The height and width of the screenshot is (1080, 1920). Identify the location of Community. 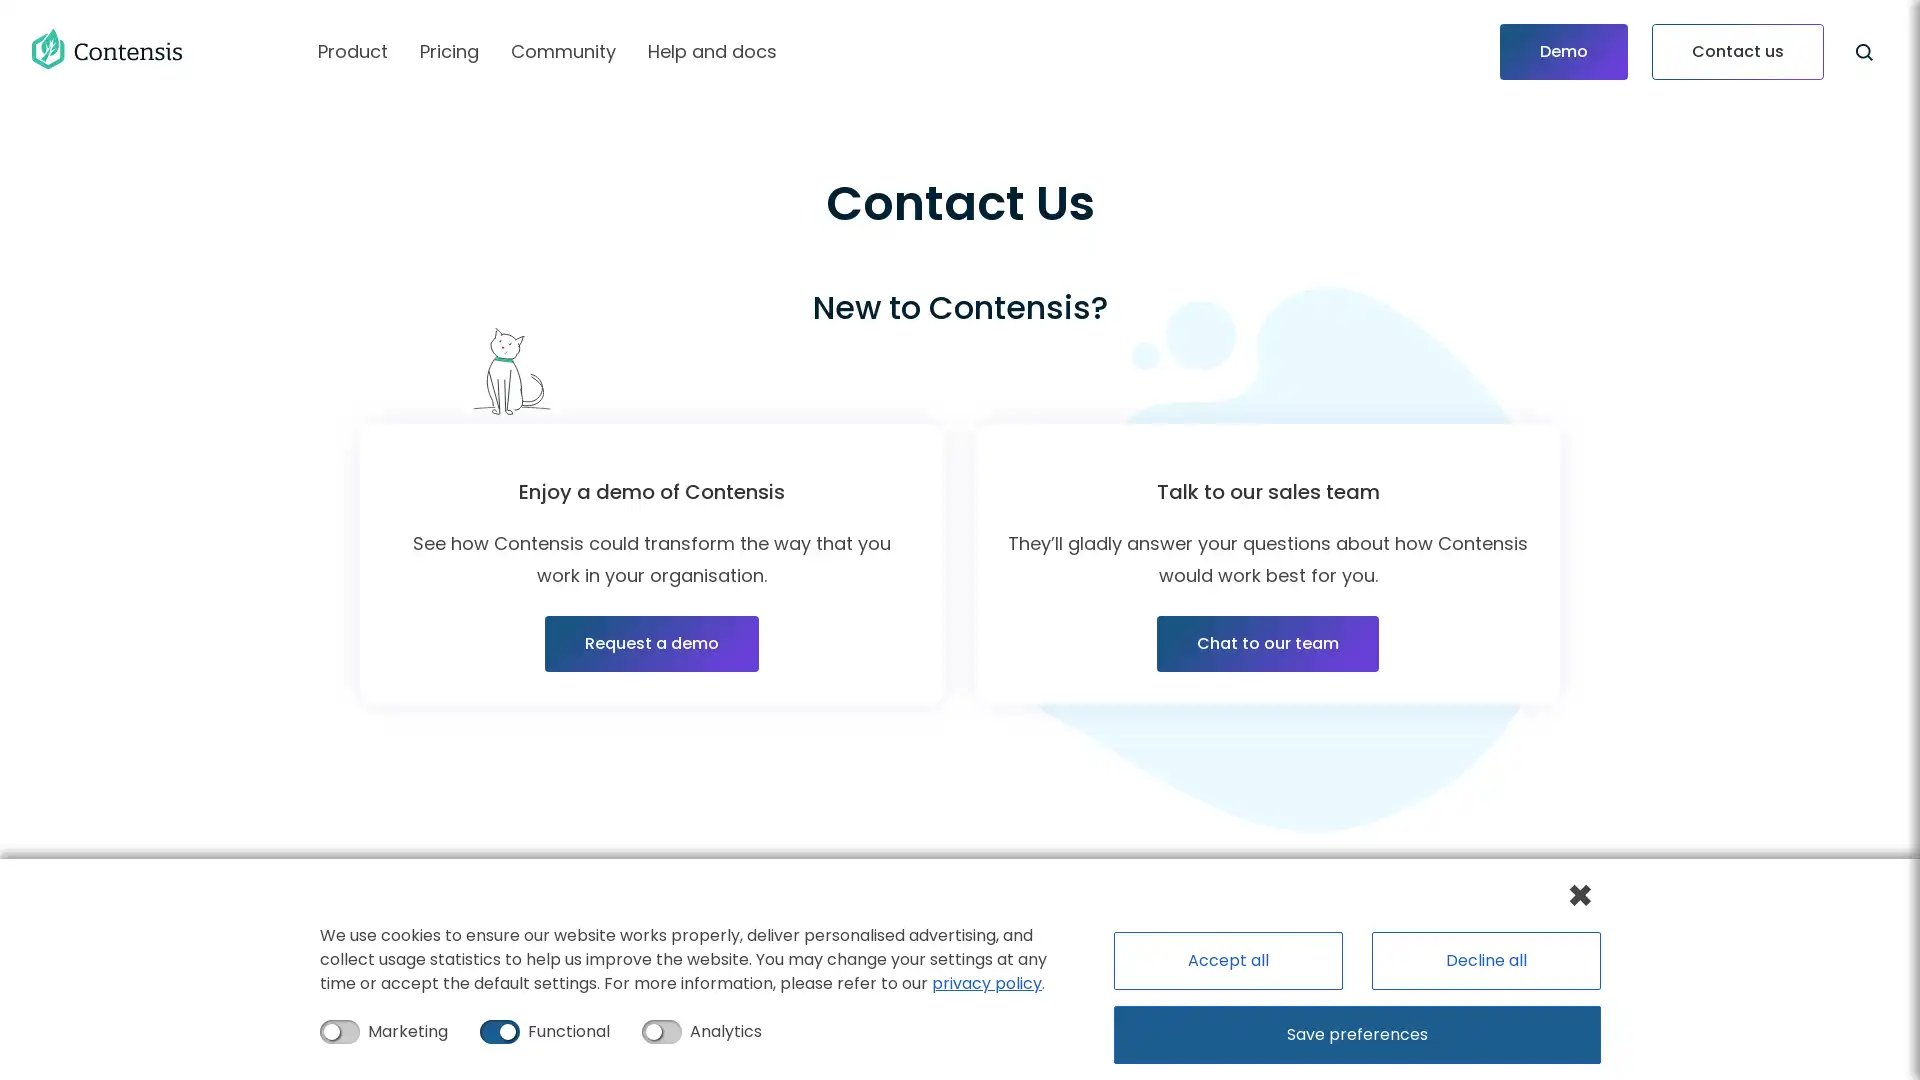
(562, 50).